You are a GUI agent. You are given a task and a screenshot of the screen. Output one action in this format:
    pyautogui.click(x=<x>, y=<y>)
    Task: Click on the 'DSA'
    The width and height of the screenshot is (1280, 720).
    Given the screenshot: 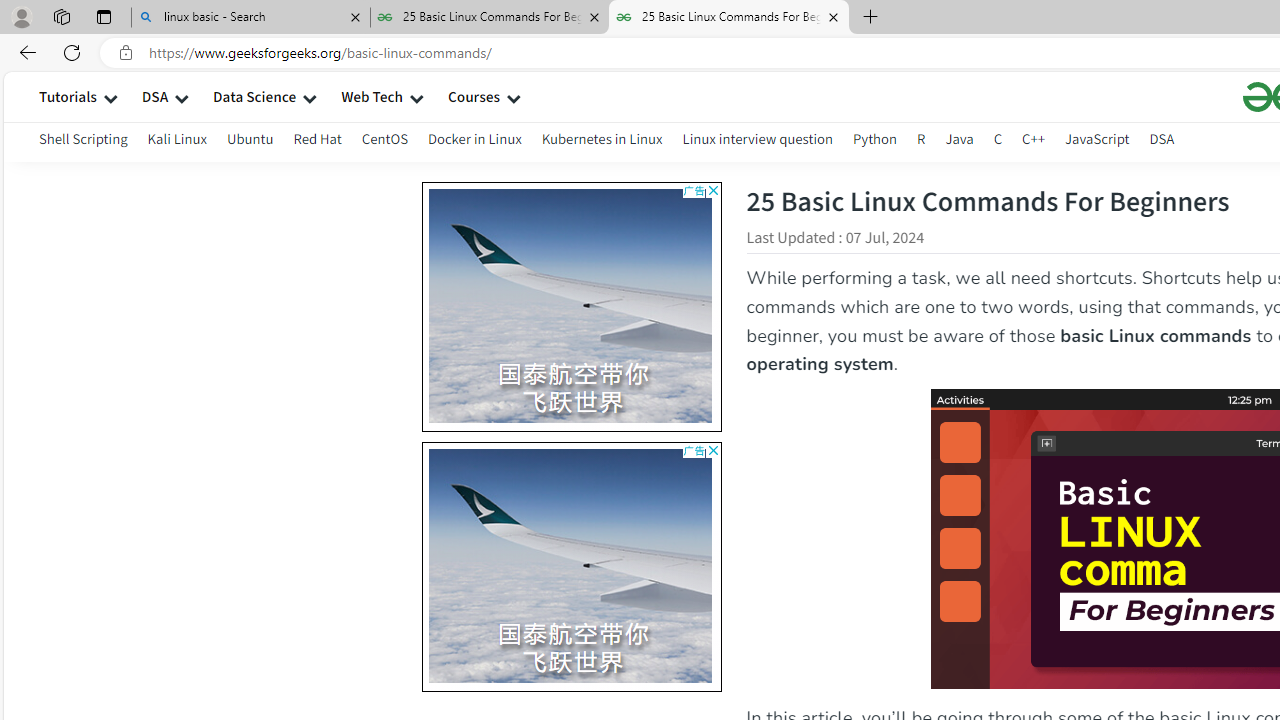 What is the action you would take?
    pyautogui.click(x=1162, y=141)
    